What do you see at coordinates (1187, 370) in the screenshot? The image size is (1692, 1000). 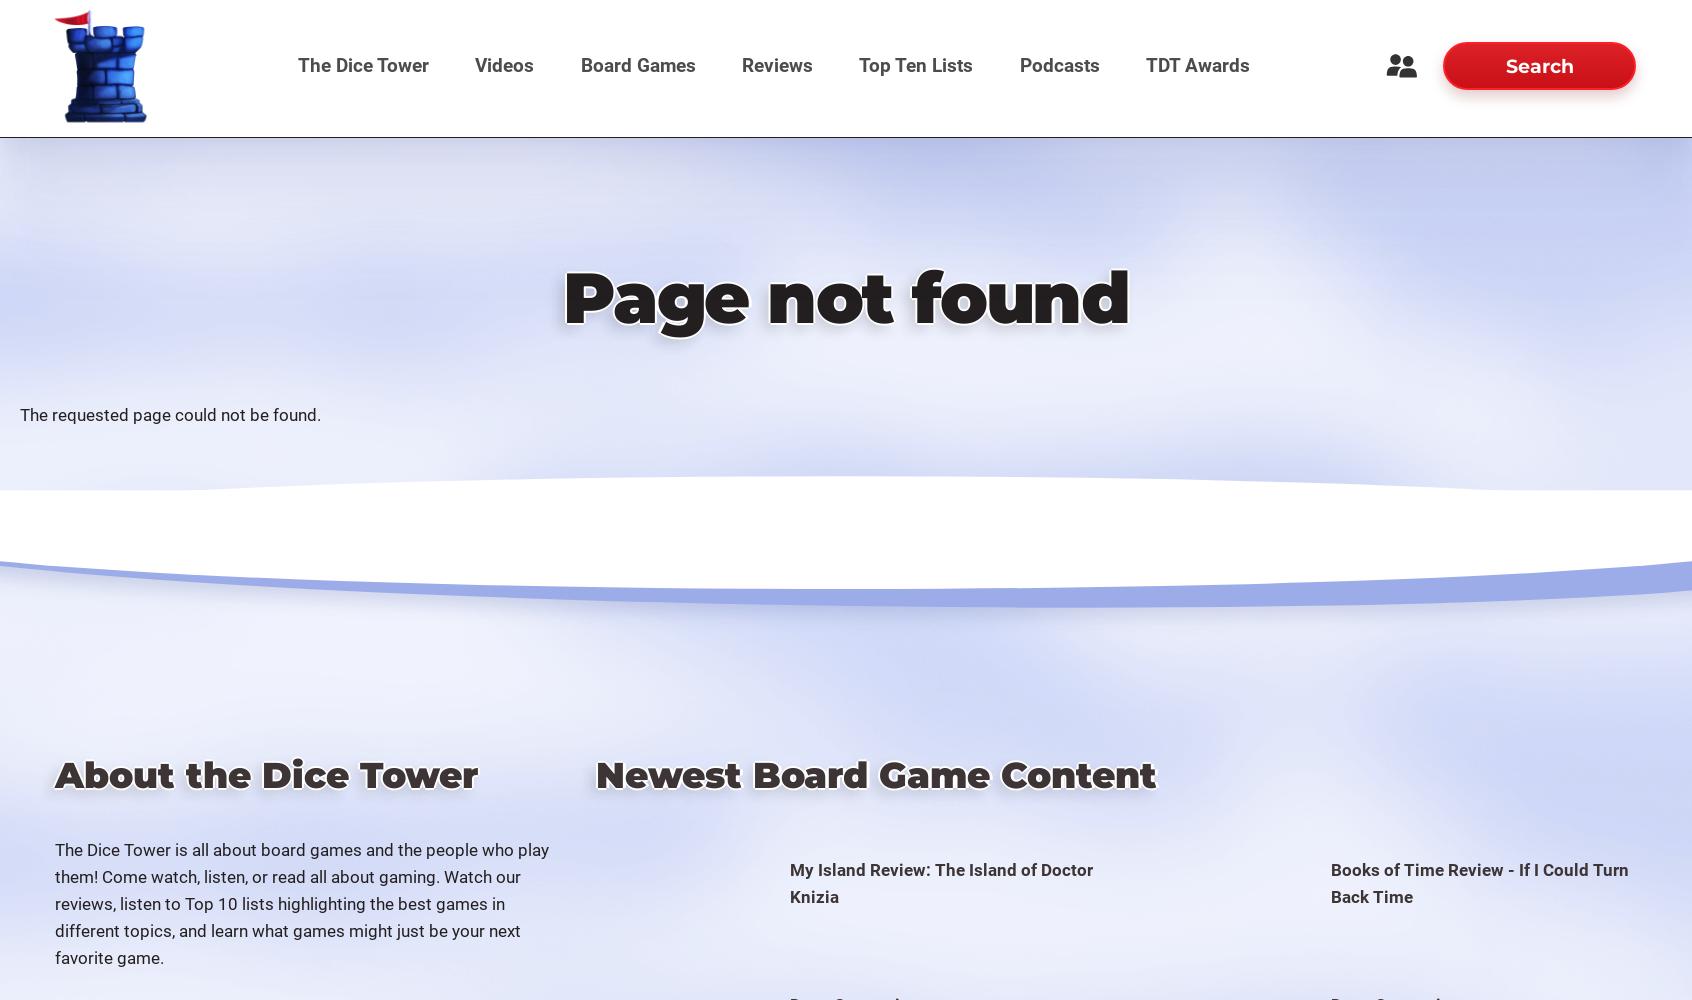 I see `'The Dice Tower Awards 2015'` at bounding box center [1187, 370].